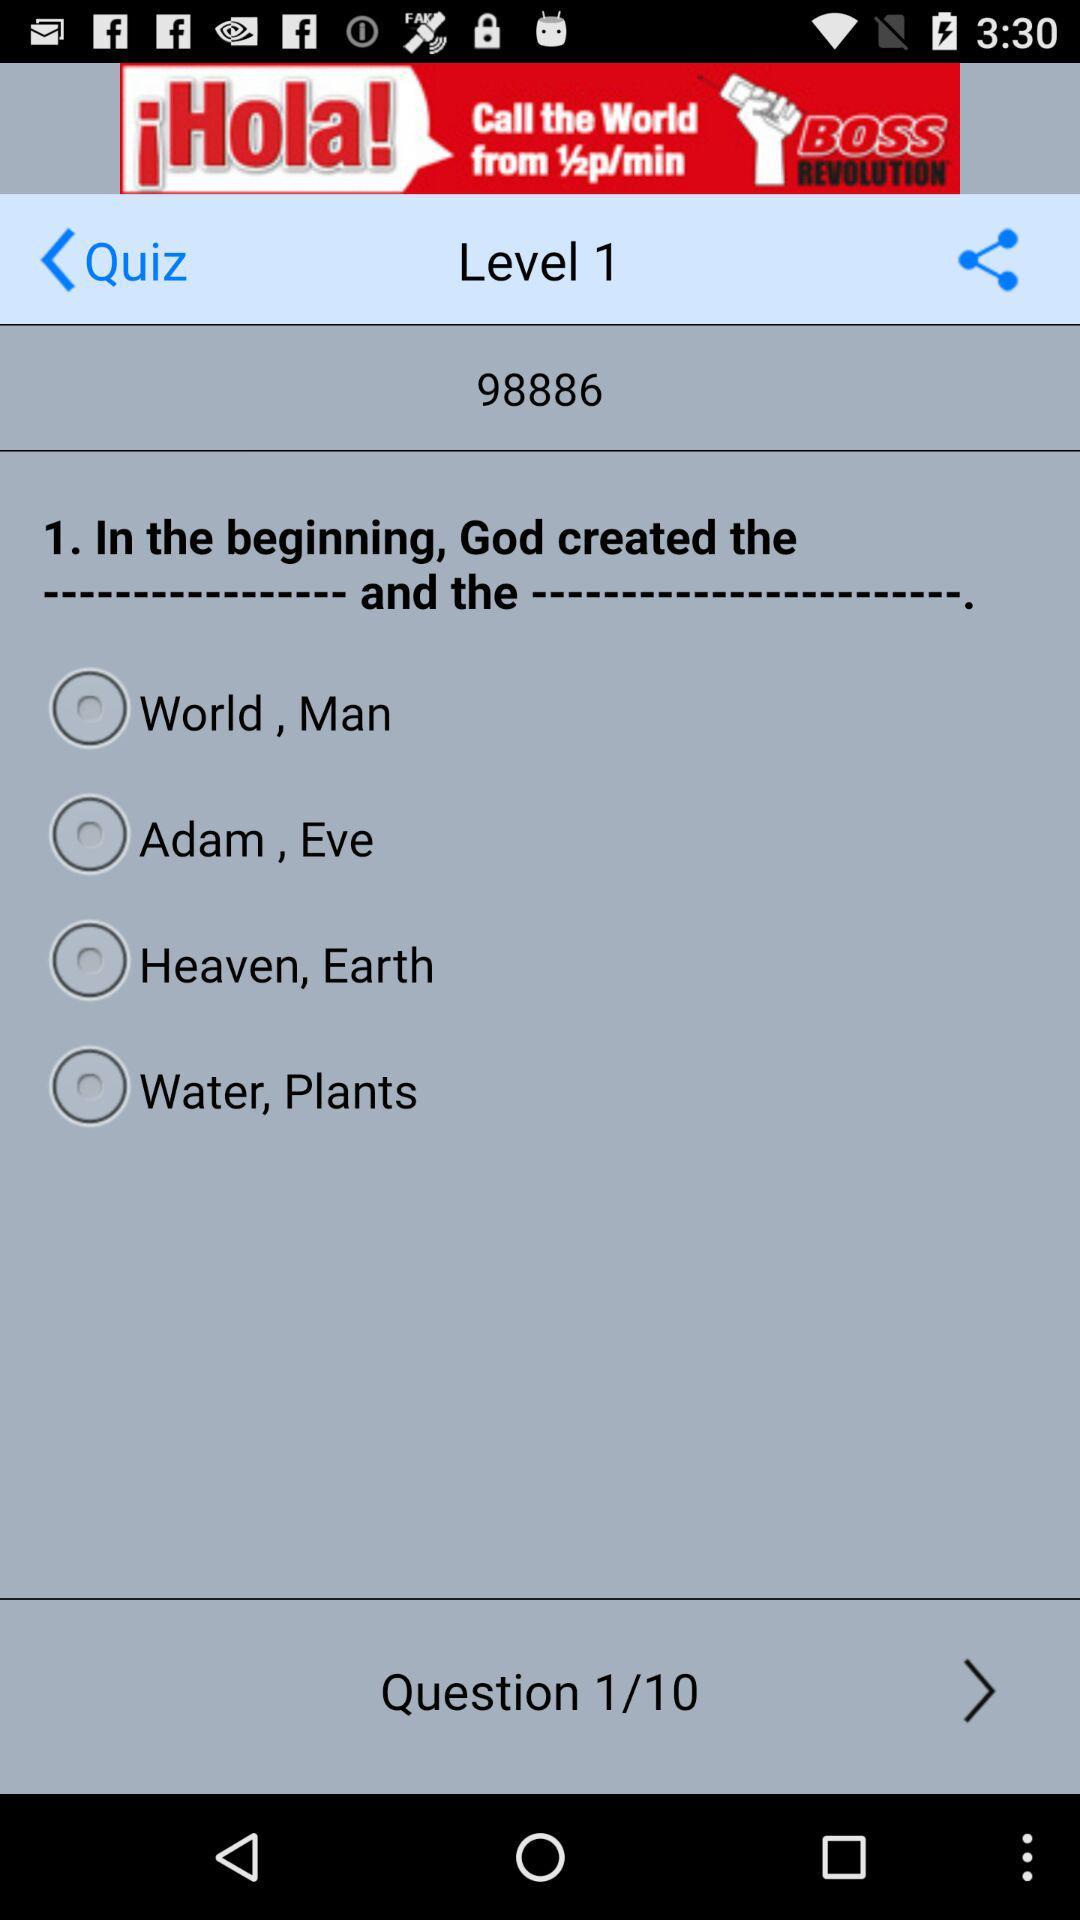 This screenshot has height=1920, width=1080. Describe the element at coordinates (987, 277) in the screenshot. I see `the share icon` at that location.